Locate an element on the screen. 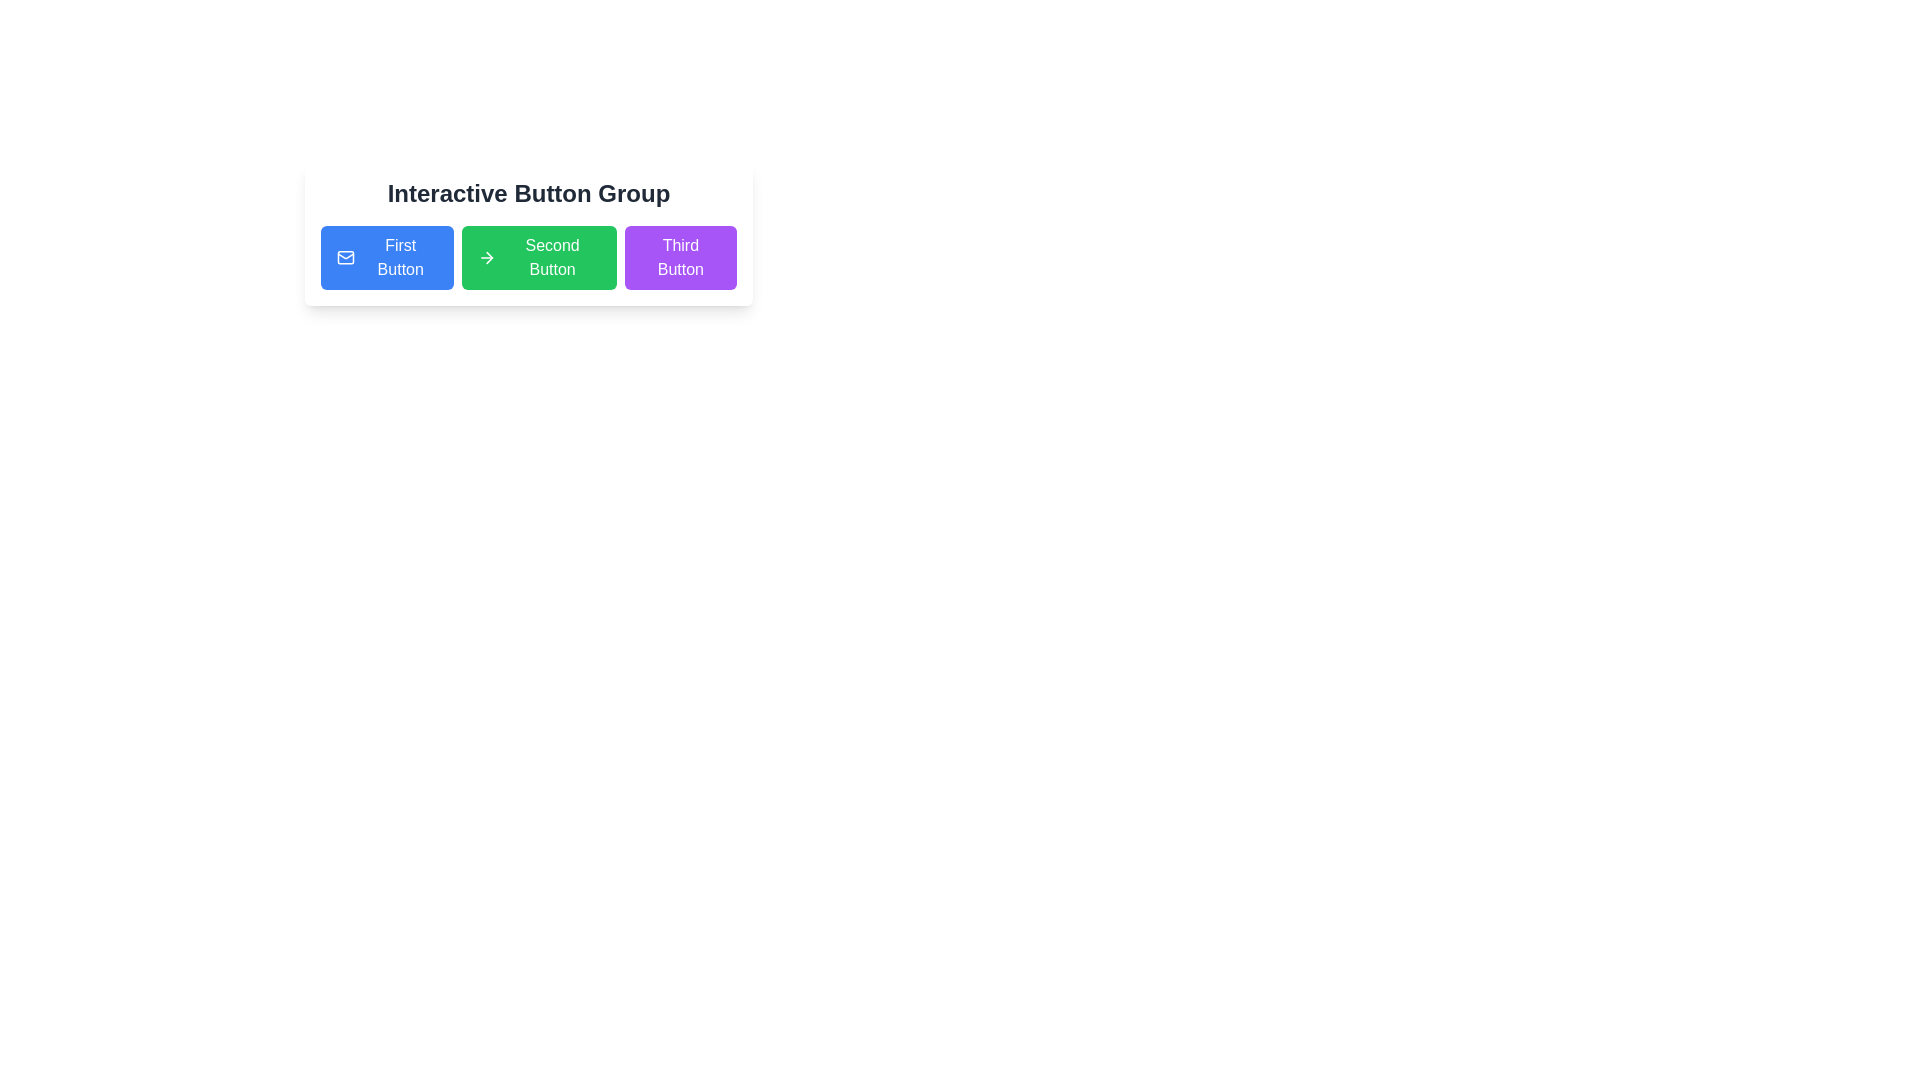  the middle button in a group of three buttons, positioned between a blue button on the left and a purple button on the right, to execute its action is located at coordinates (539, 257).